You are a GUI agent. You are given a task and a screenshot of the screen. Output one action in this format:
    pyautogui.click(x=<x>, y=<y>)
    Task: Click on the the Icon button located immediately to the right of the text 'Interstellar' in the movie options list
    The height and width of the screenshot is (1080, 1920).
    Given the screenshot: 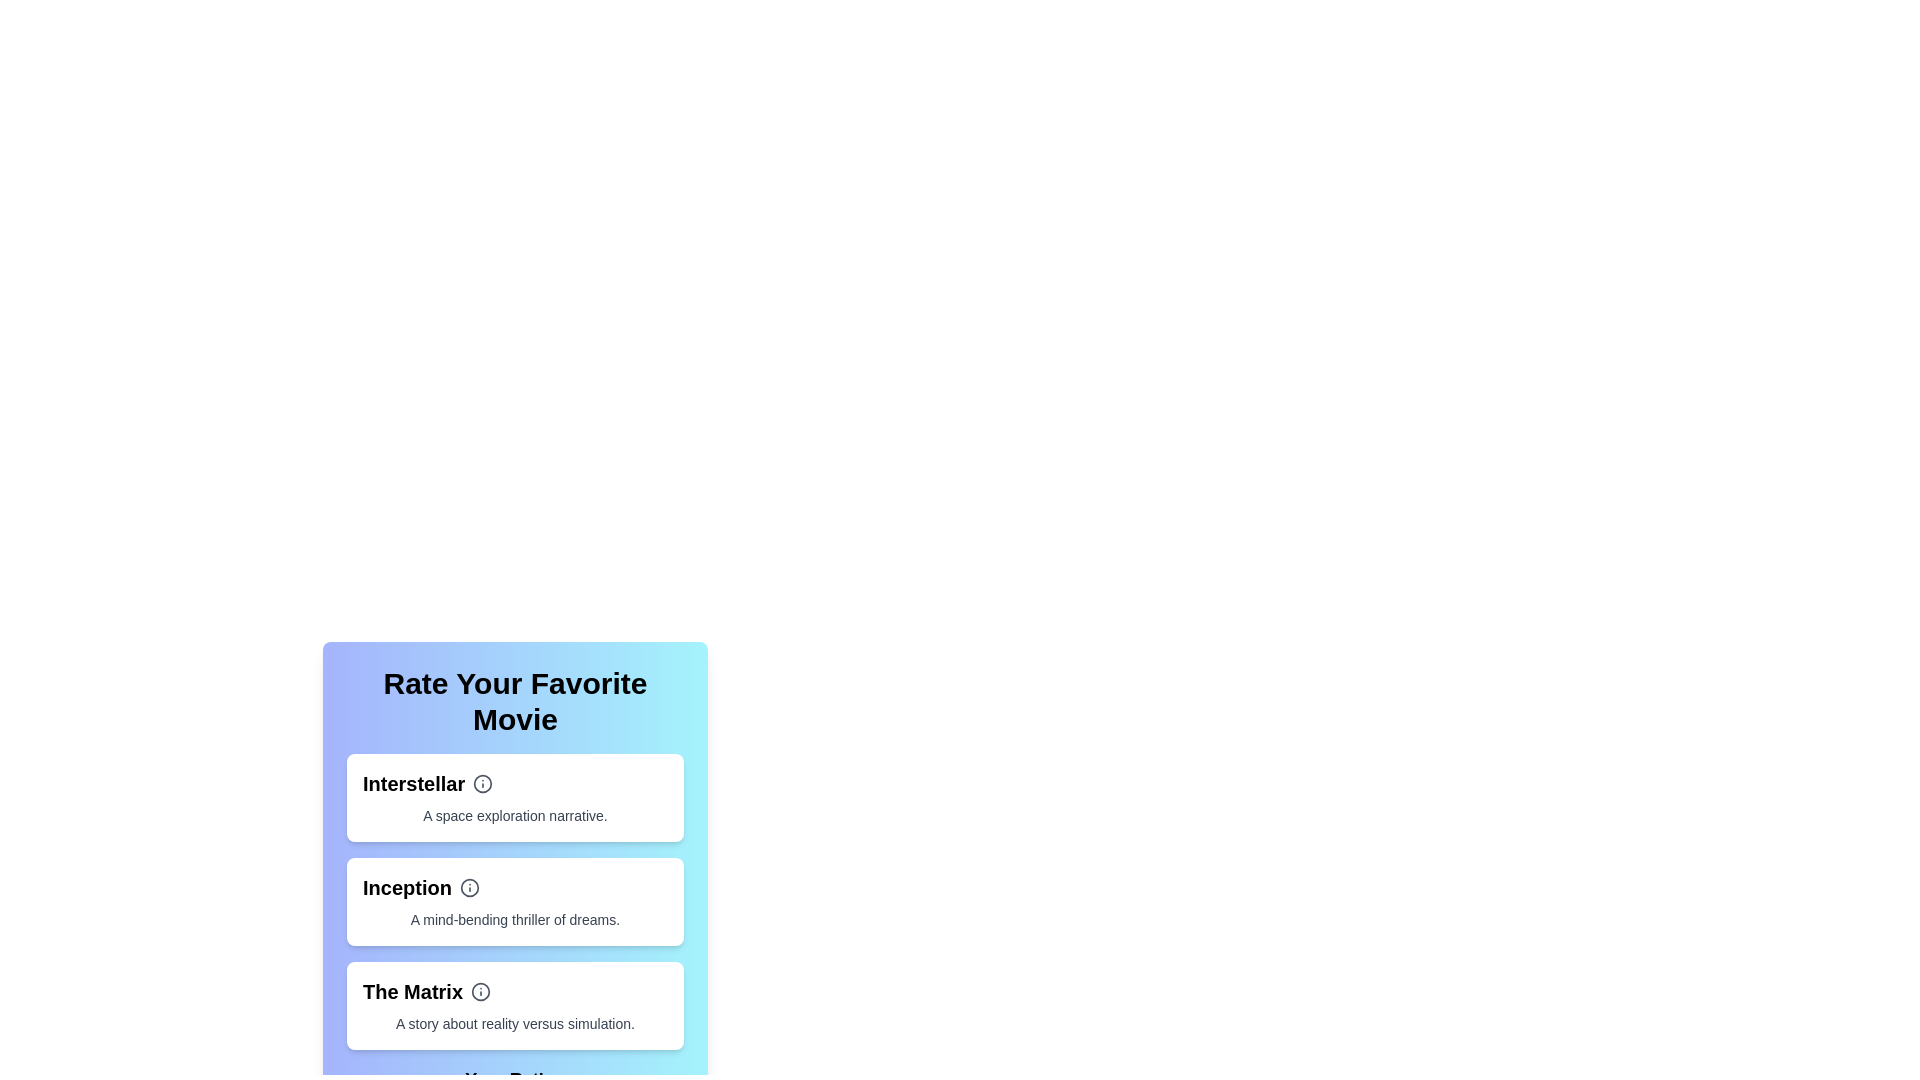 What is the action you would take?
    pyautogui.click(x=483, y=782)
    